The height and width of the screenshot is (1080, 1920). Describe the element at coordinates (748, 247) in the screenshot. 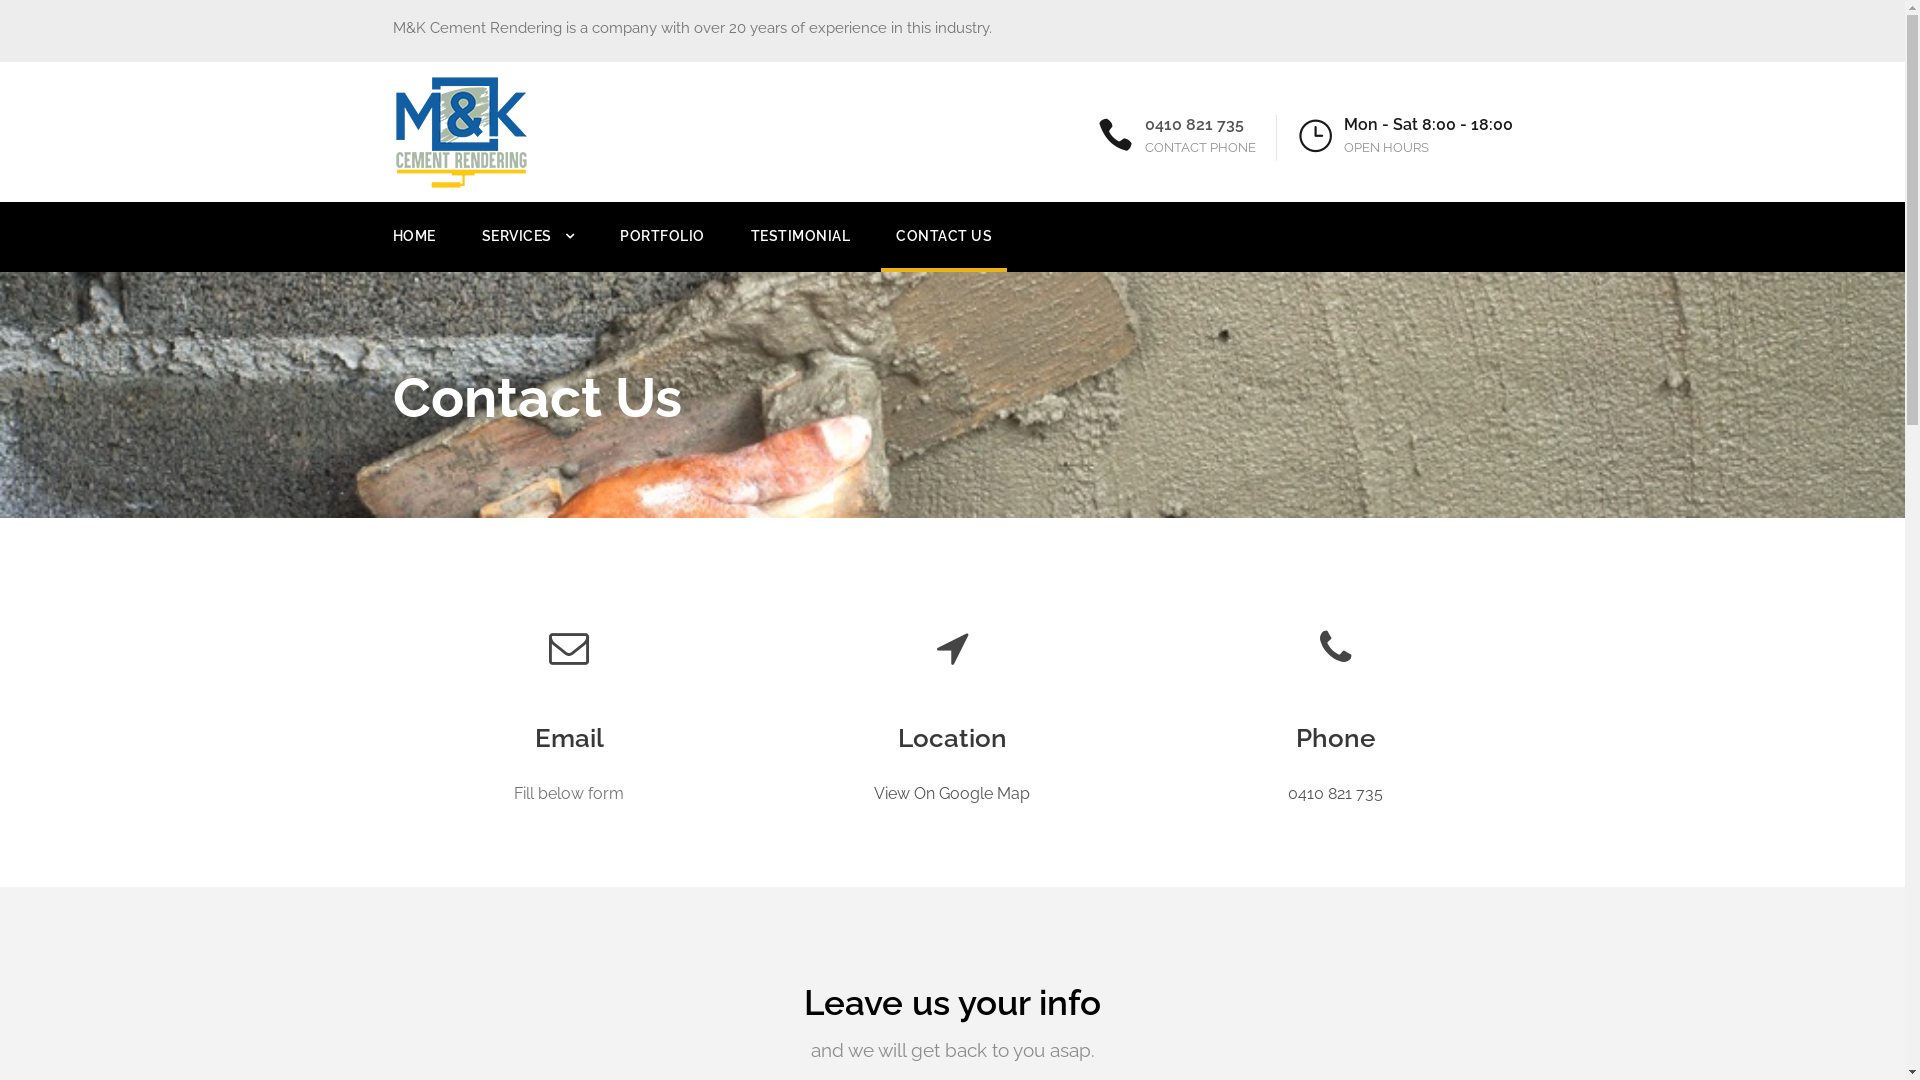

I see `'TESTIMONIAL'` at that location.